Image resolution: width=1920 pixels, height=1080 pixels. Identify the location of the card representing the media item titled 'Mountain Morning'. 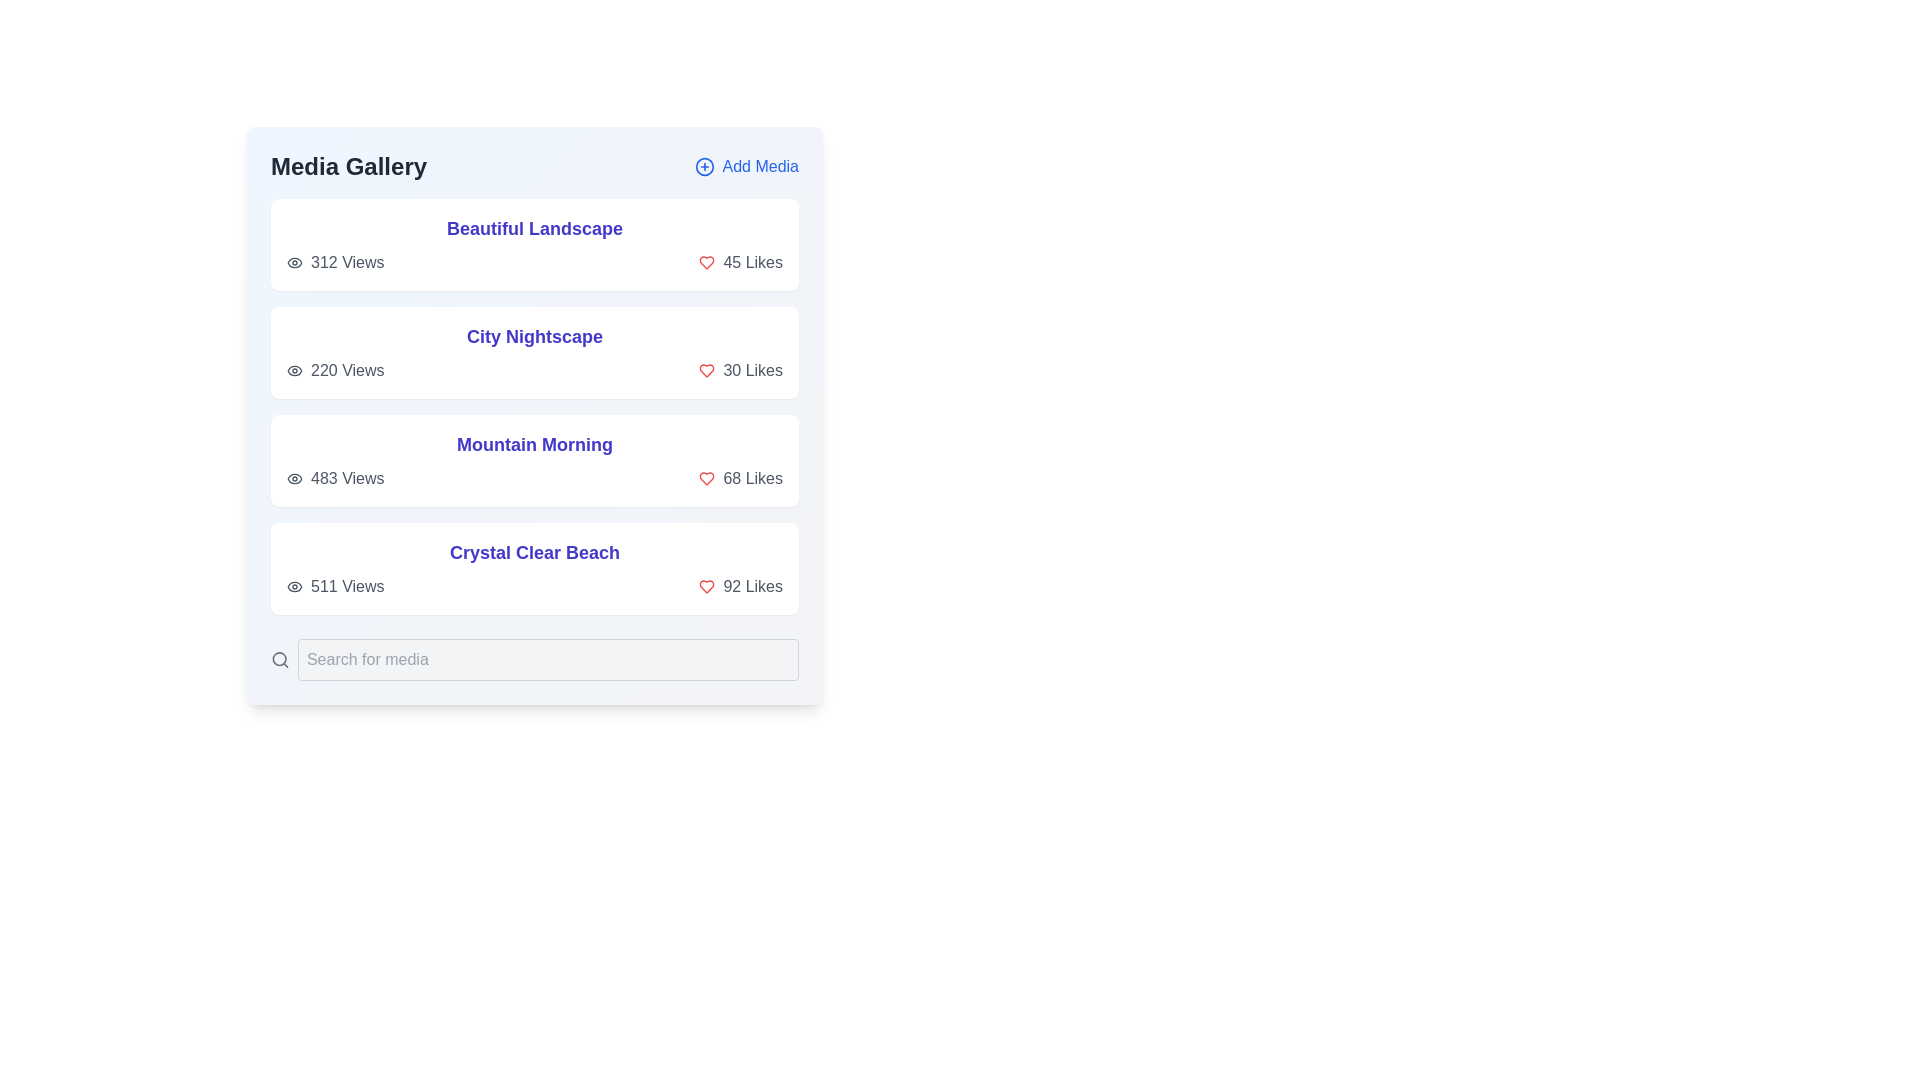
(534, 461).